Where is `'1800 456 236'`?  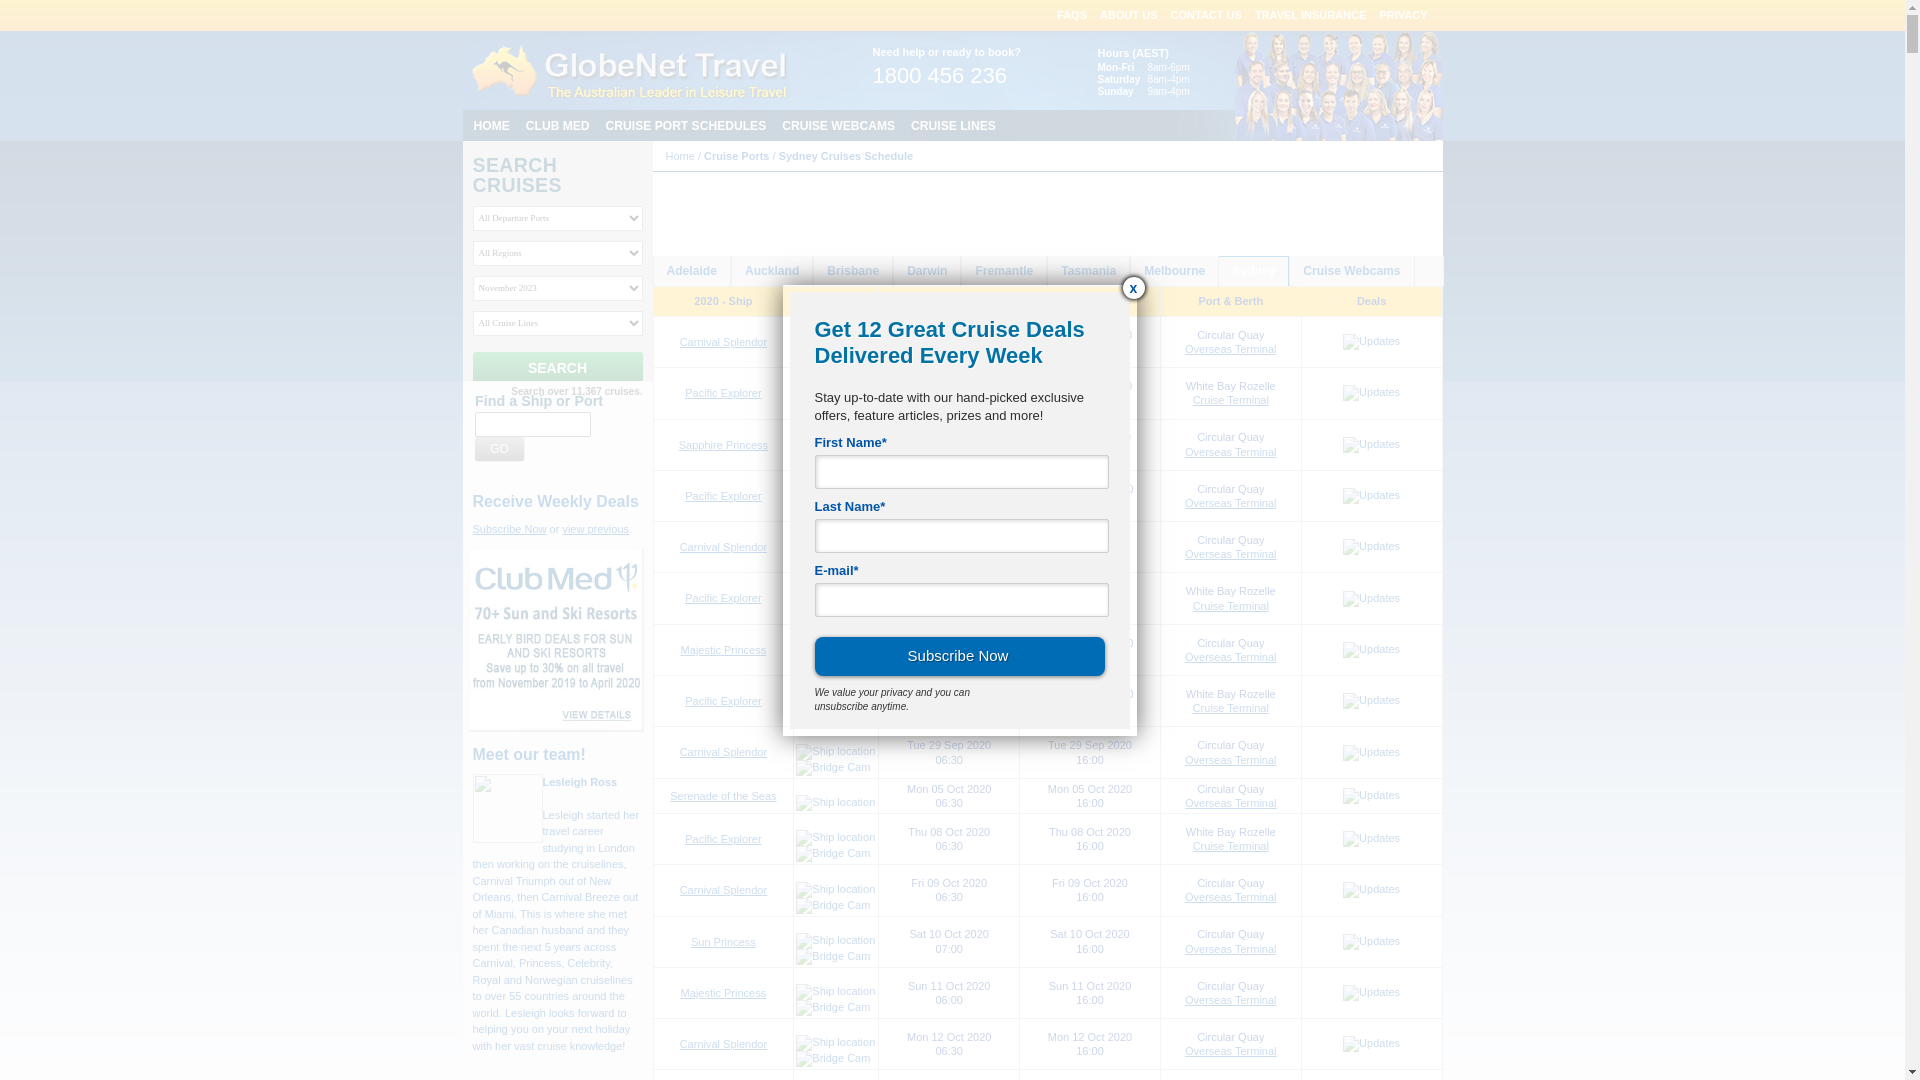
'1800 456 236' is located at coordinates (938, 77).